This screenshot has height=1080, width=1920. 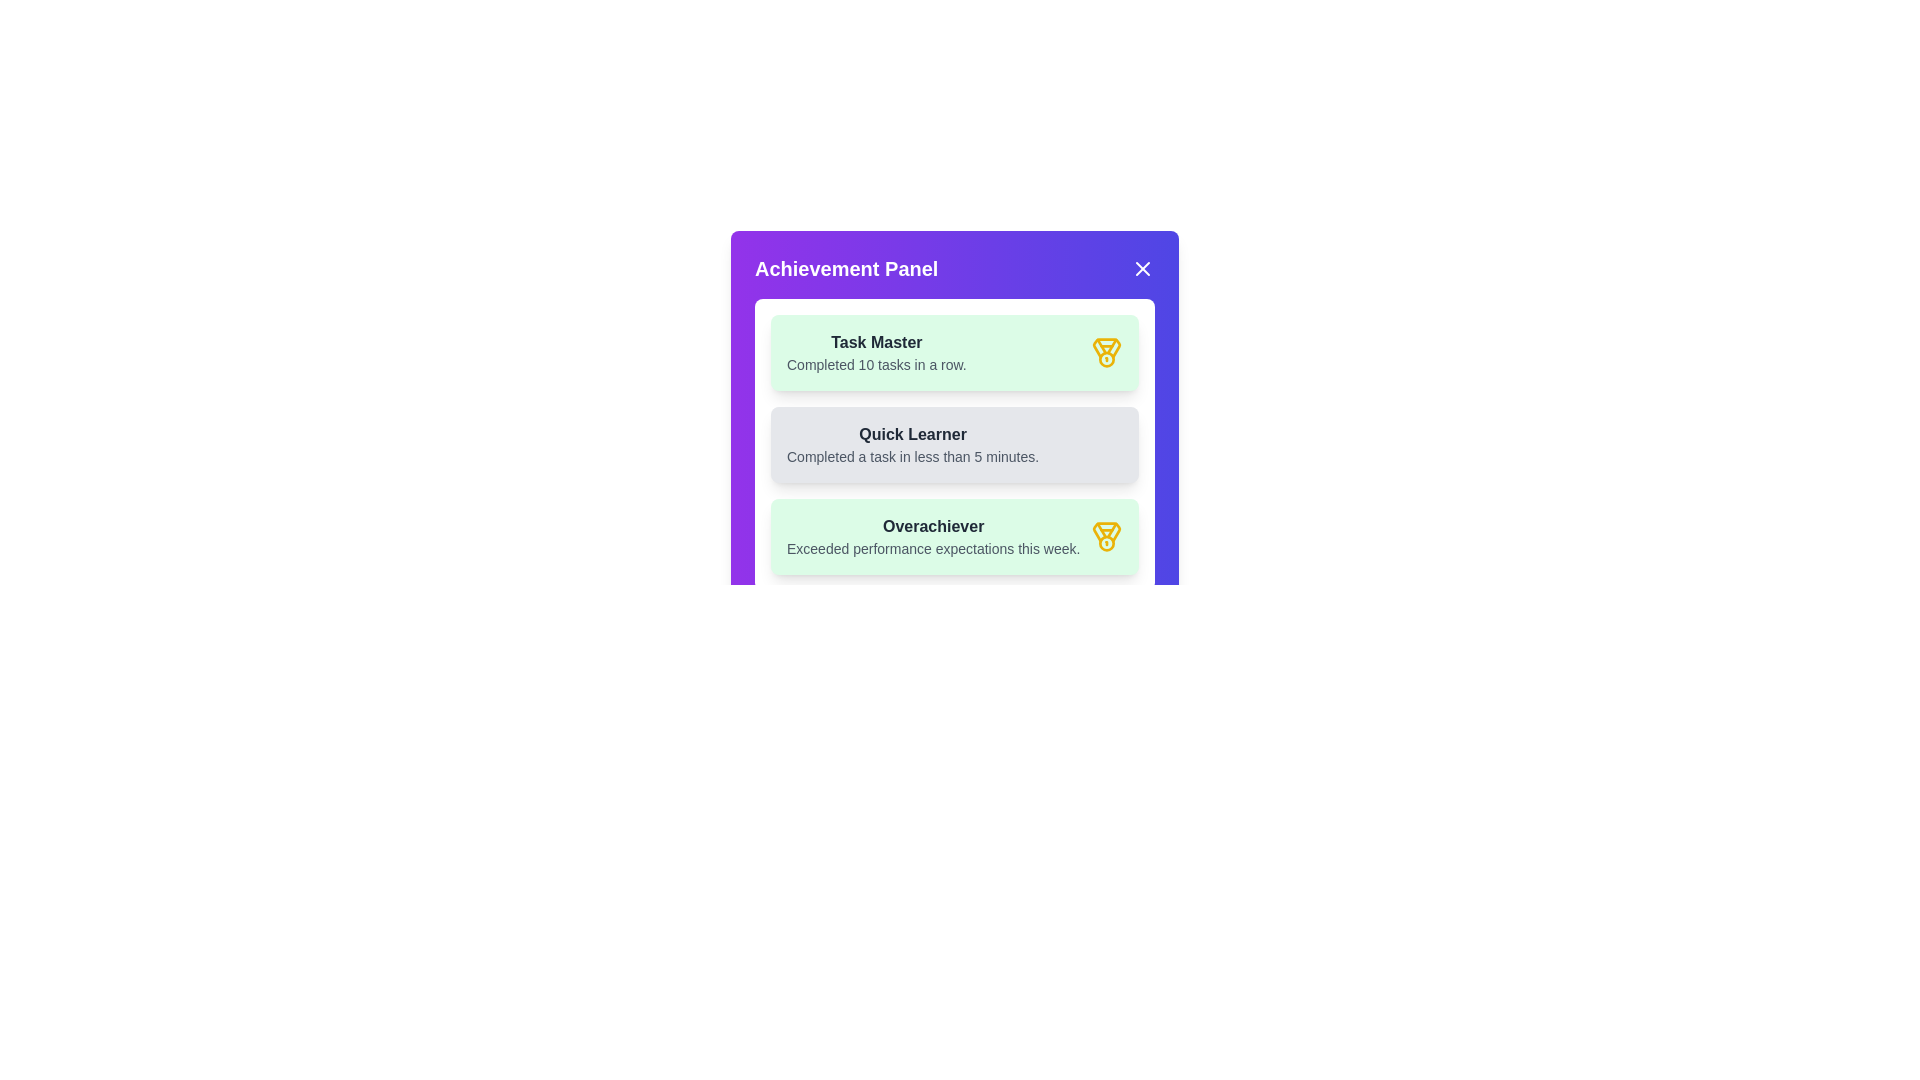 What do you see at coordinates (912, 434) in the screenshot?
I see `the header text for the achievement entry titled 'Completed a task in less than 5 minutes' within the 'Achievement Panel'` at bounding box center [912, 434].